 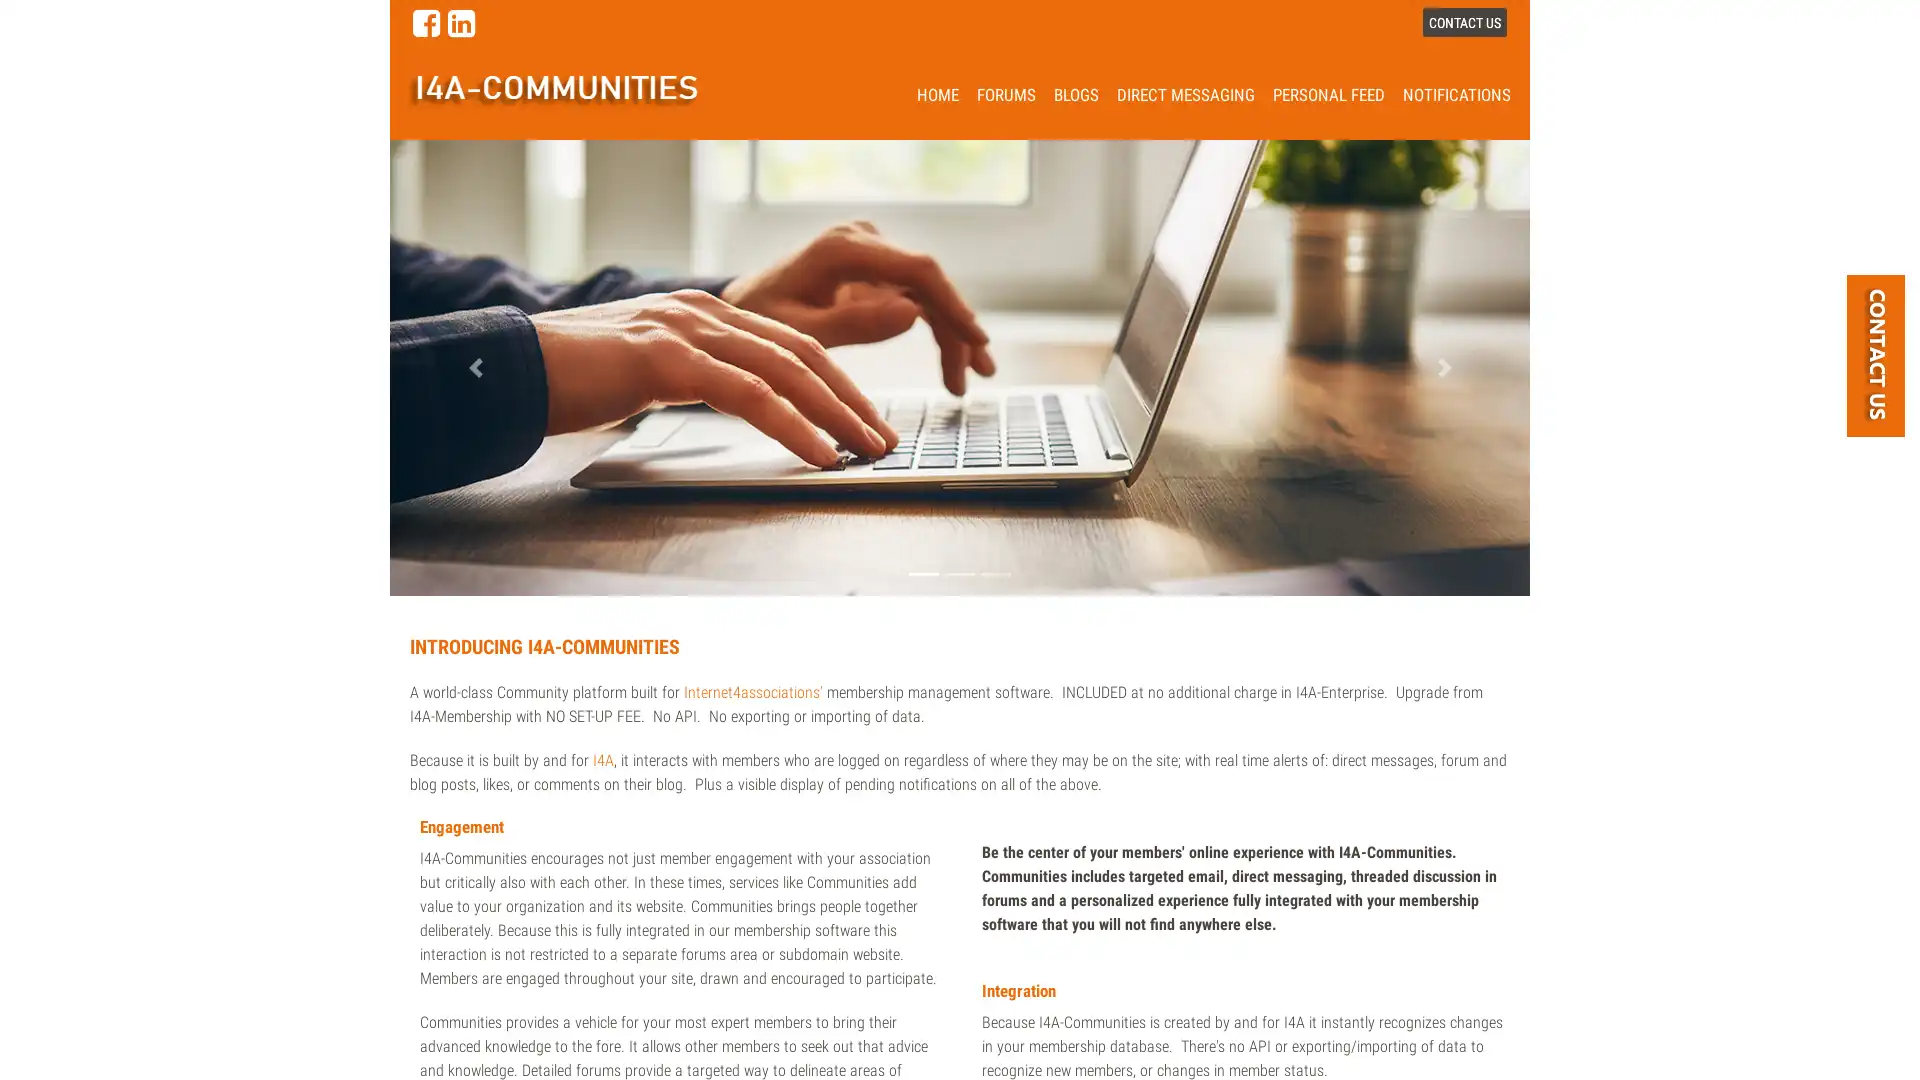 What do you see at coordinates (1464, 22) in the screenshot?
I see `CONTACT US` at bounding box center [1464, 22].